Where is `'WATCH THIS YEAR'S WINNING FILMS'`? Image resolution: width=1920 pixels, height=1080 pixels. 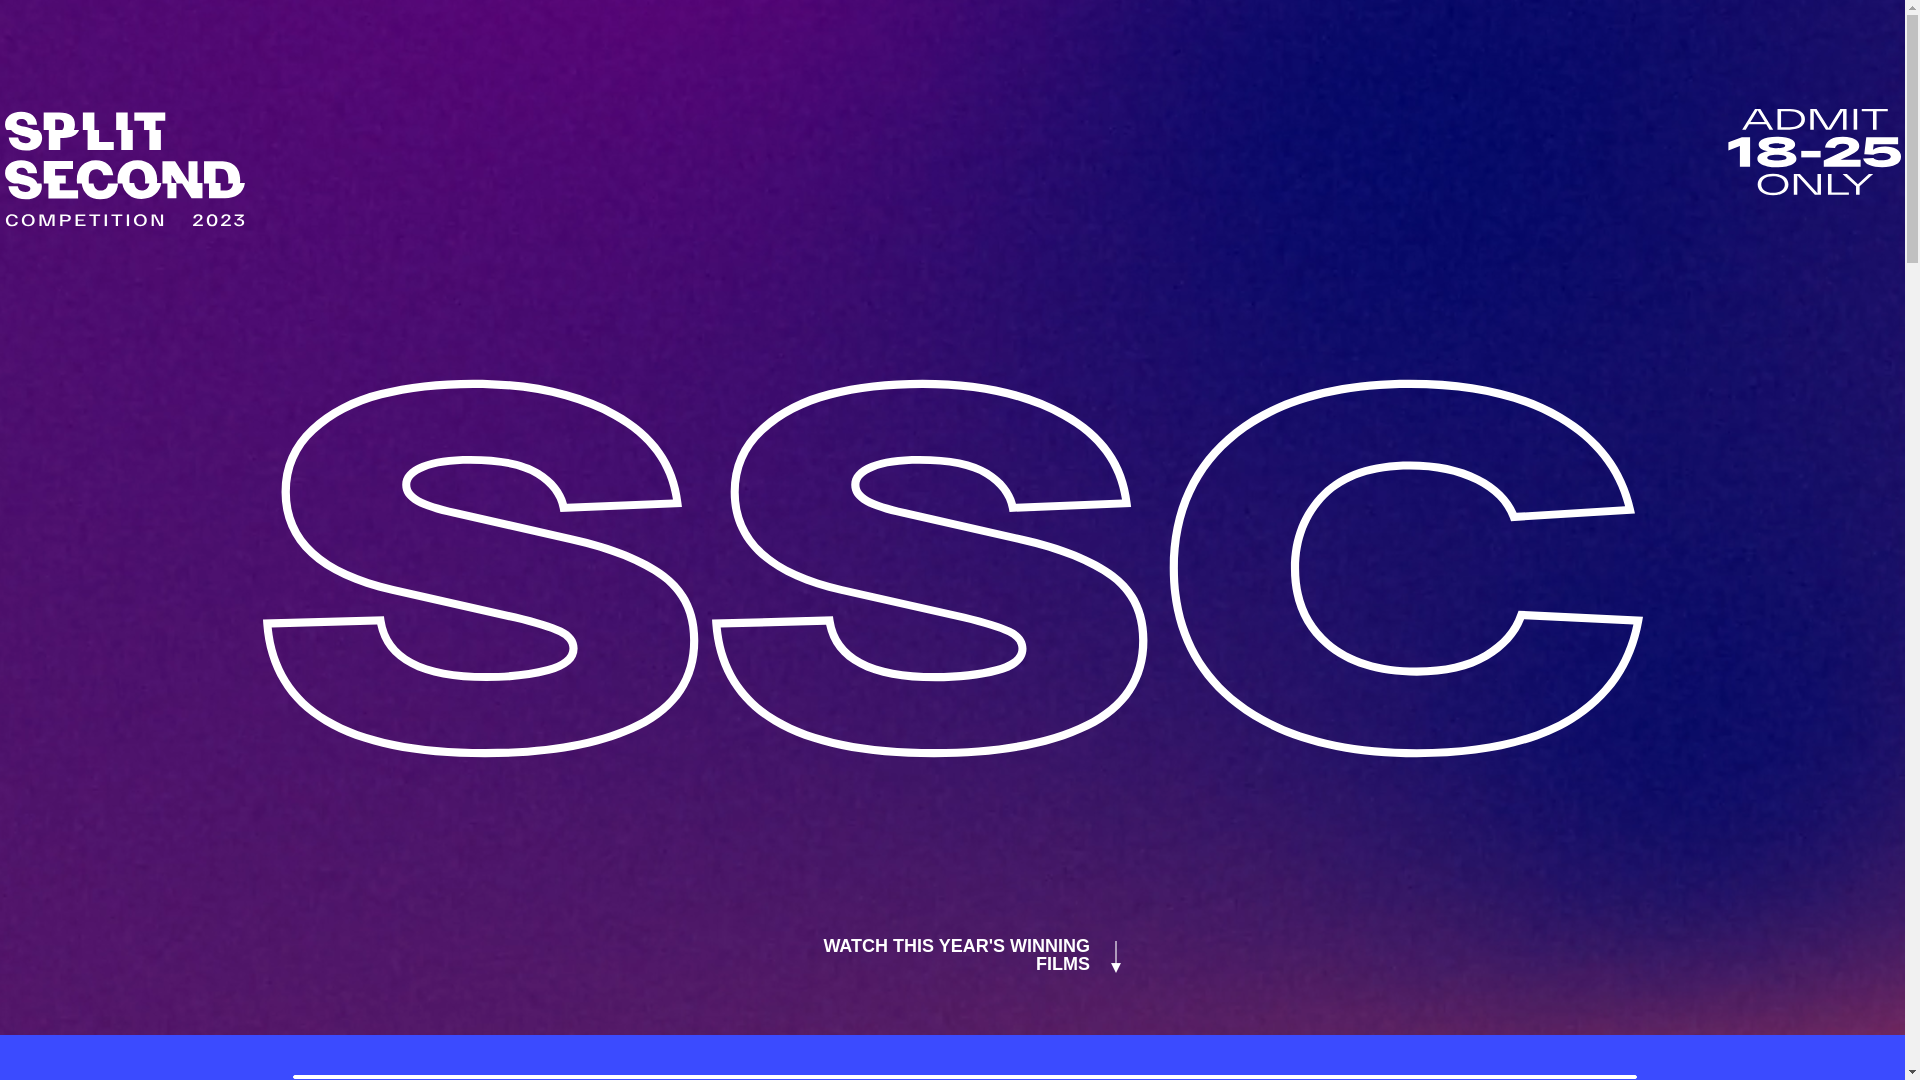
'WATCH THIS YEAR'S WINNING FILMS' is located at coordinates (951, 954).